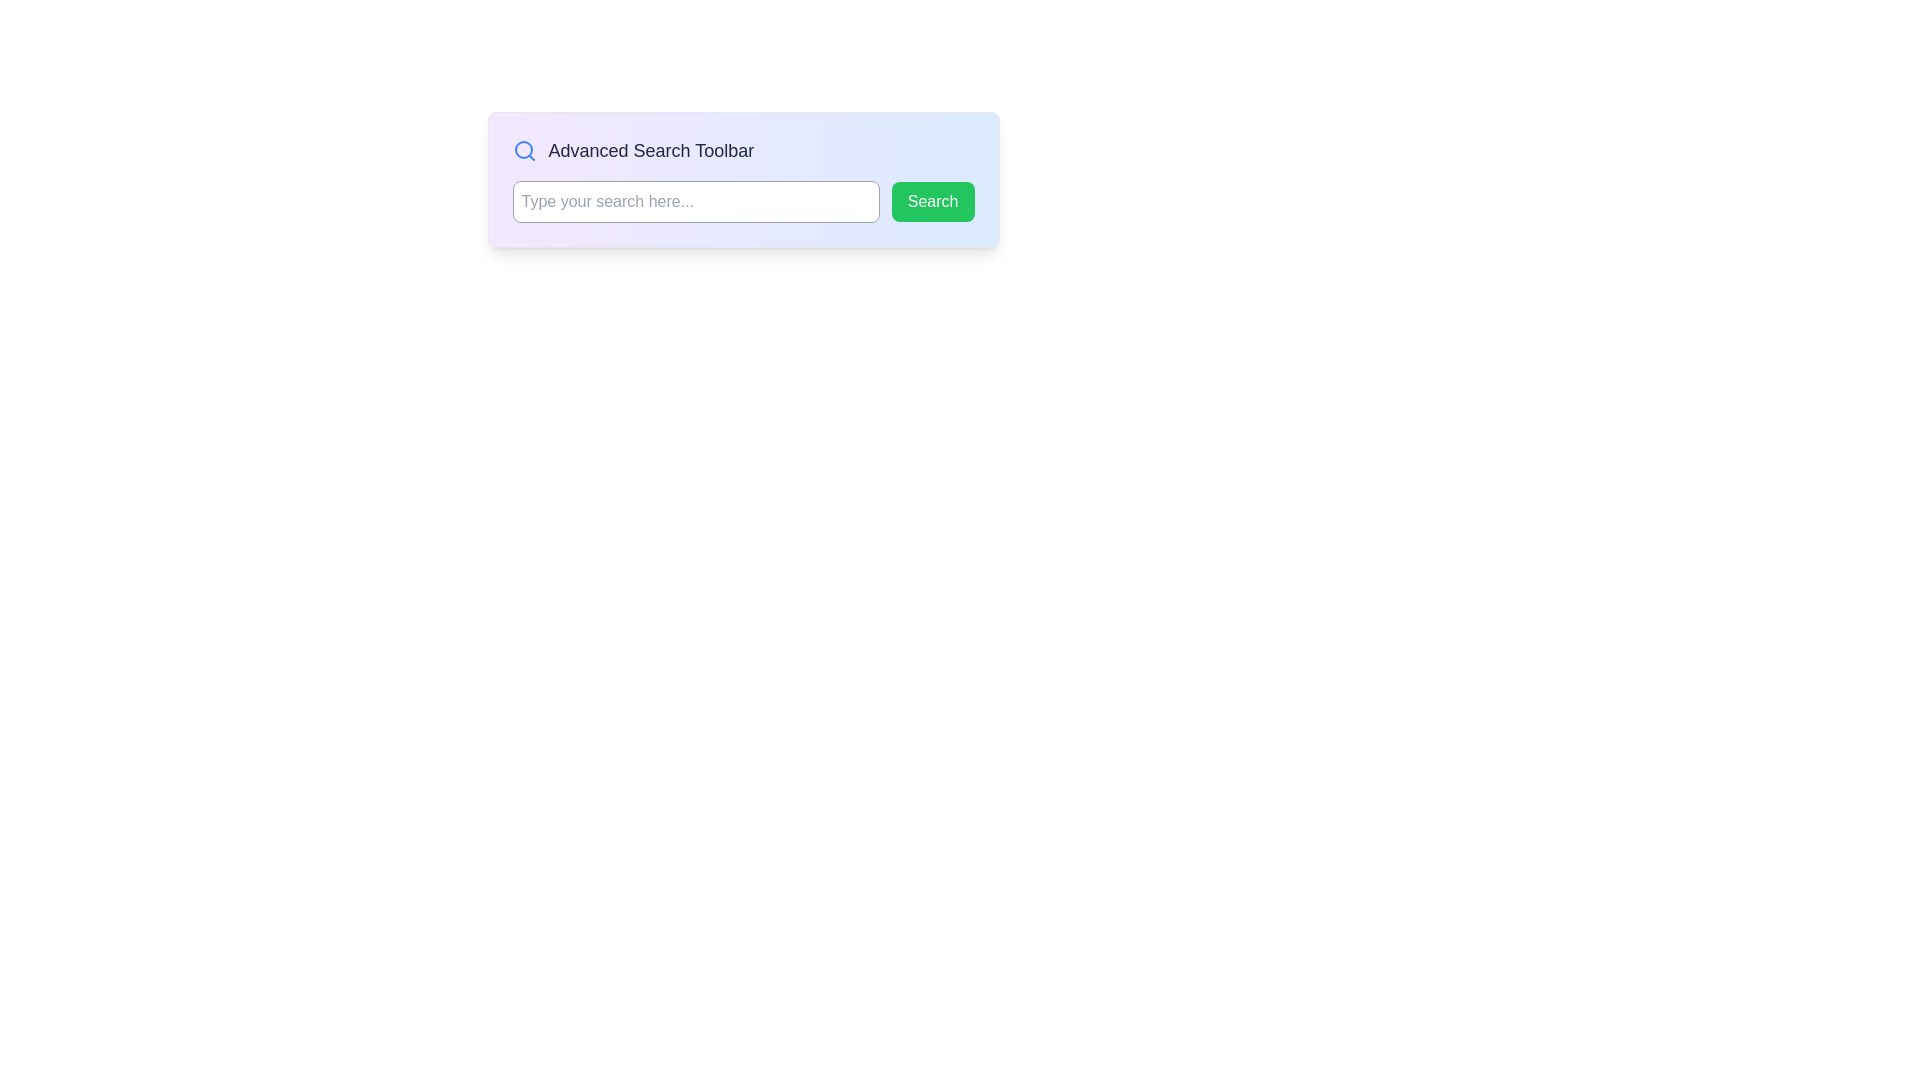 The height and width of the screenshot is (1080, 1920). Describe the element at coordinates (523, 149) in the screenshot. I see `the circular SVG element that visually signifies the lens in the magnifying glass illustration, which is part of the search icon located to the left of the text field in the search toolbar` at that location.